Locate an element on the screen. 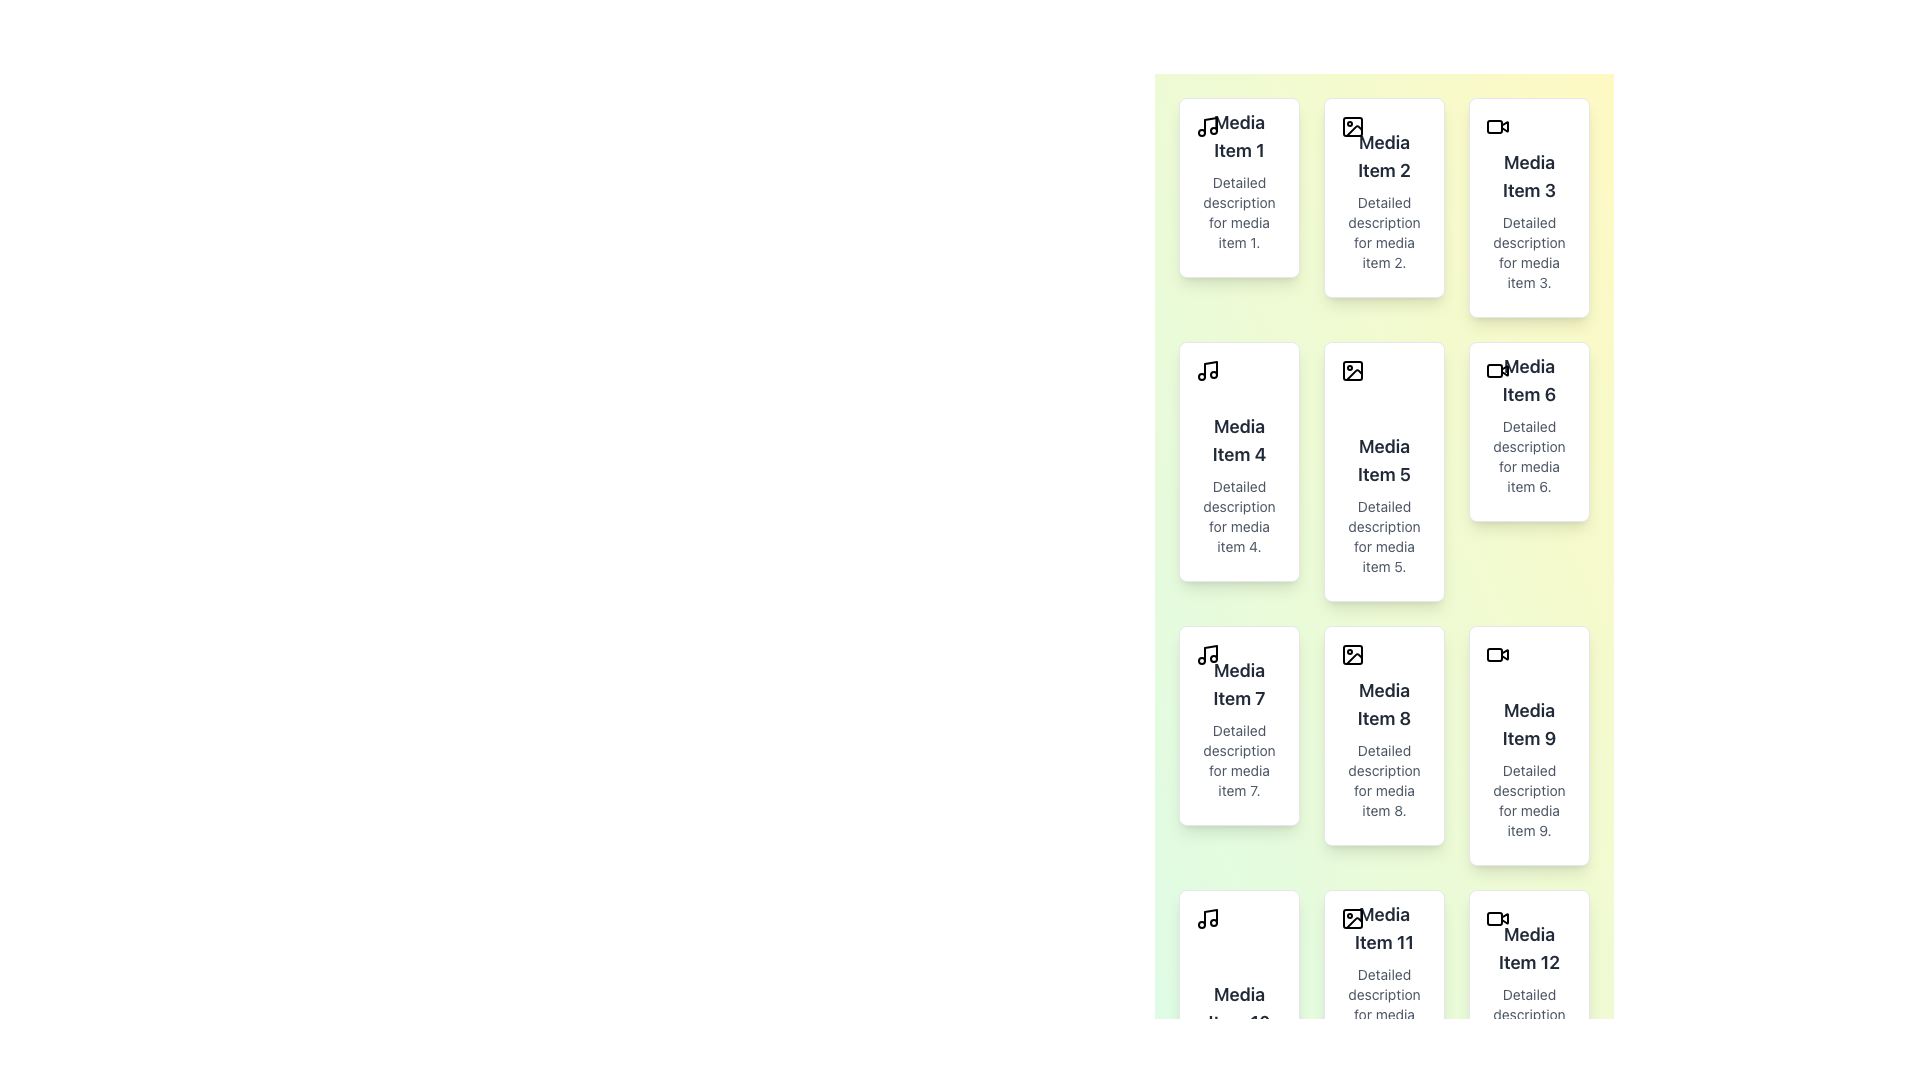 The image size is (1920, 1080). the card component labeled 'Media Item 2' which contains an icon, a bold title, and a description, located in the second column, first row of the grid layout is located at coordinates (1383, 197).